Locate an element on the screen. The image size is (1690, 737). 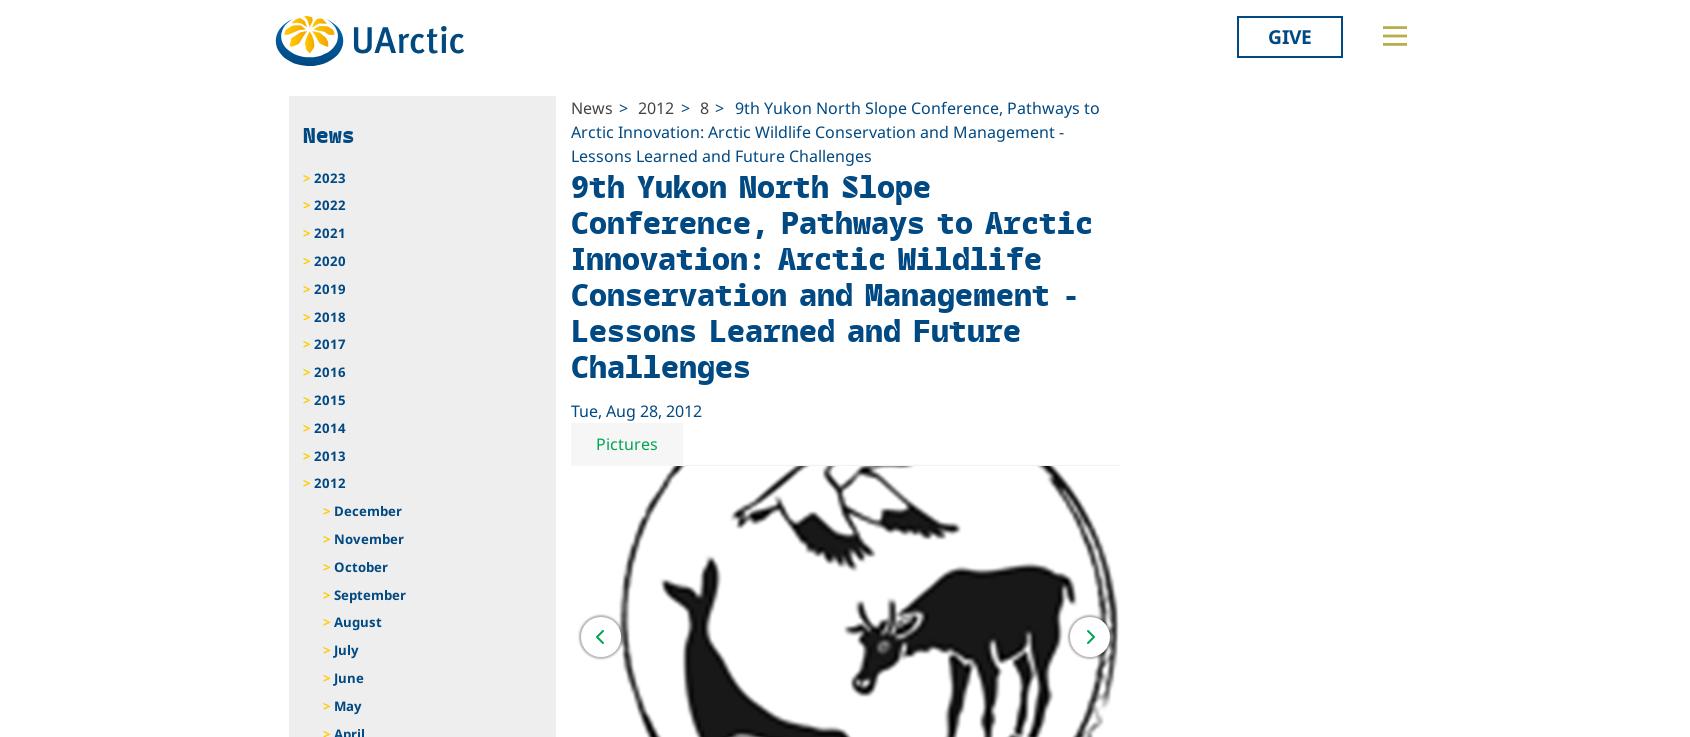
'Tue, Aug 28, 2012' is located at coordinates (635, 410).